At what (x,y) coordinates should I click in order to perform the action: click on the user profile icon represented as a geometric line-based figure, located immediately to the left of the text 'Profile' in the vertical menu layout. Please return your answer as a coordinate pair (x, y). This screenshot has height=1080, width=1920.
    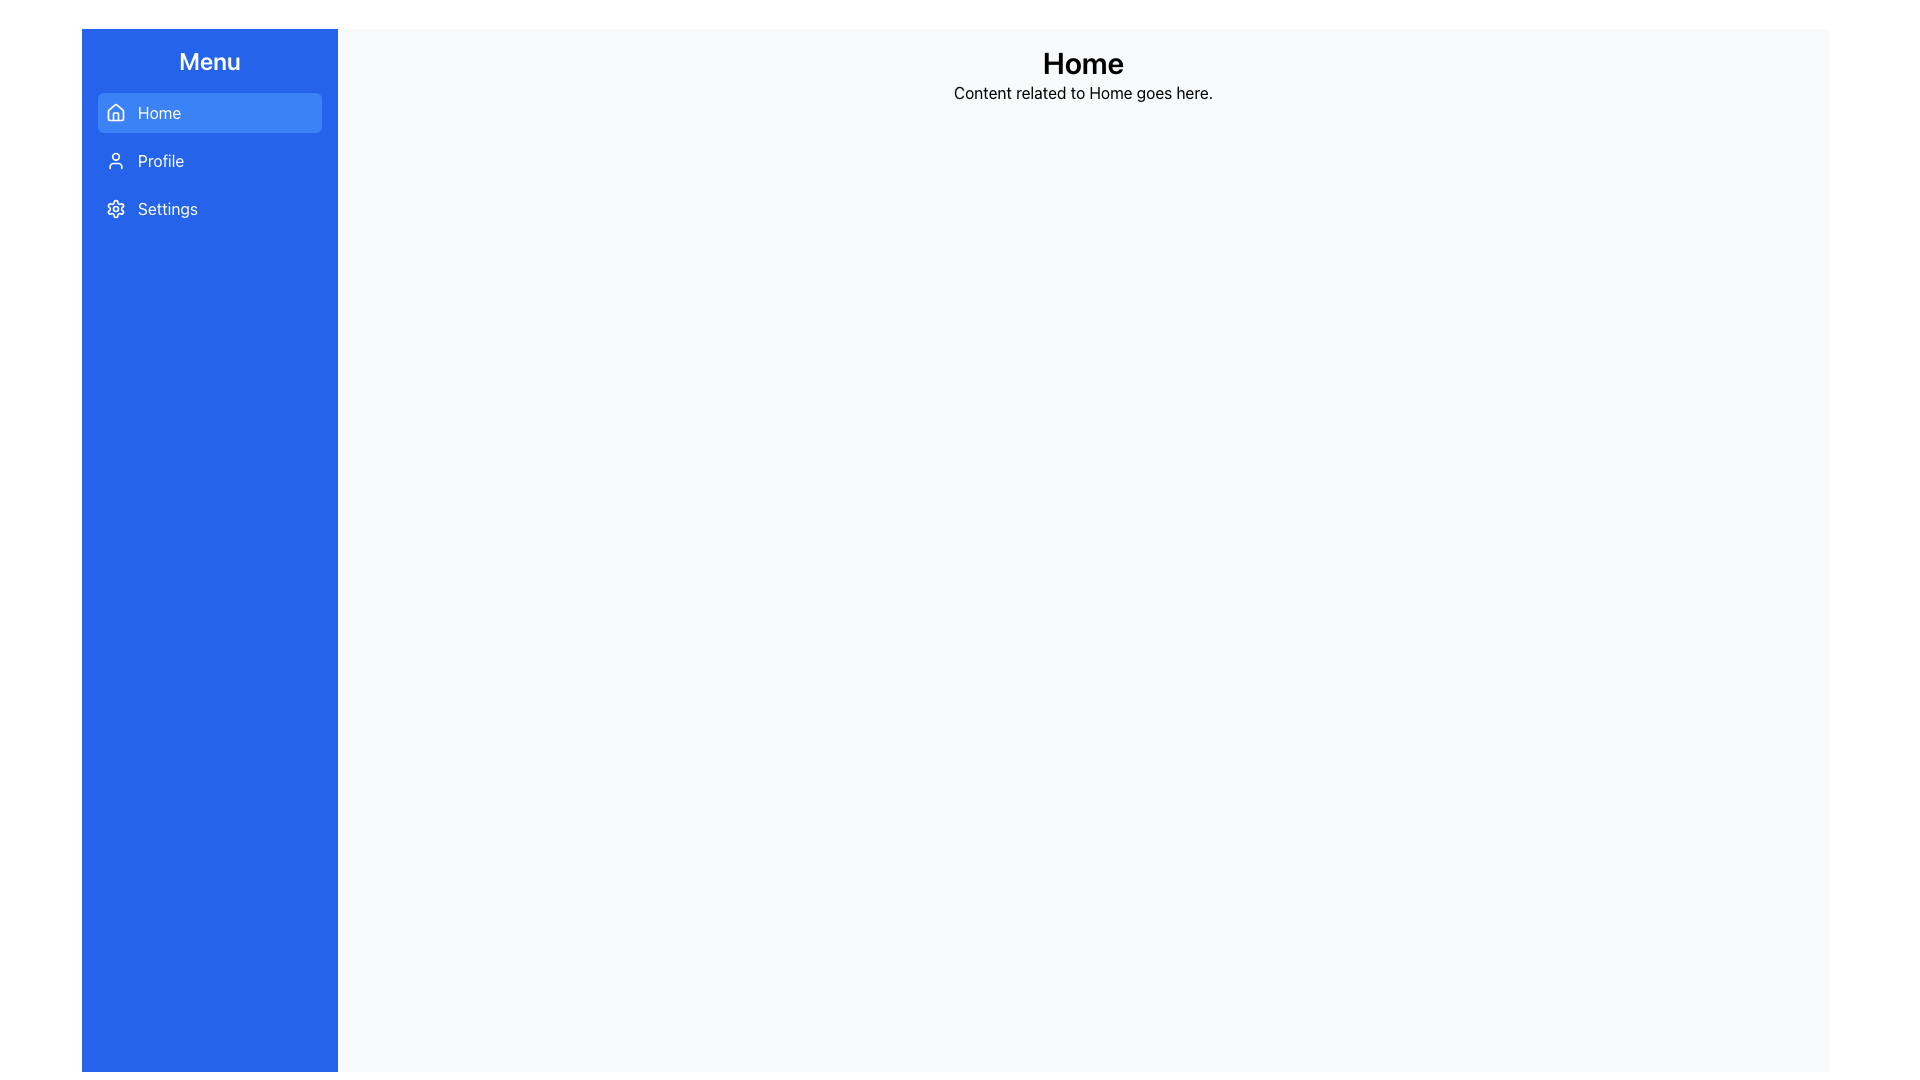
    Looking at the image, I should click on (114, 160).